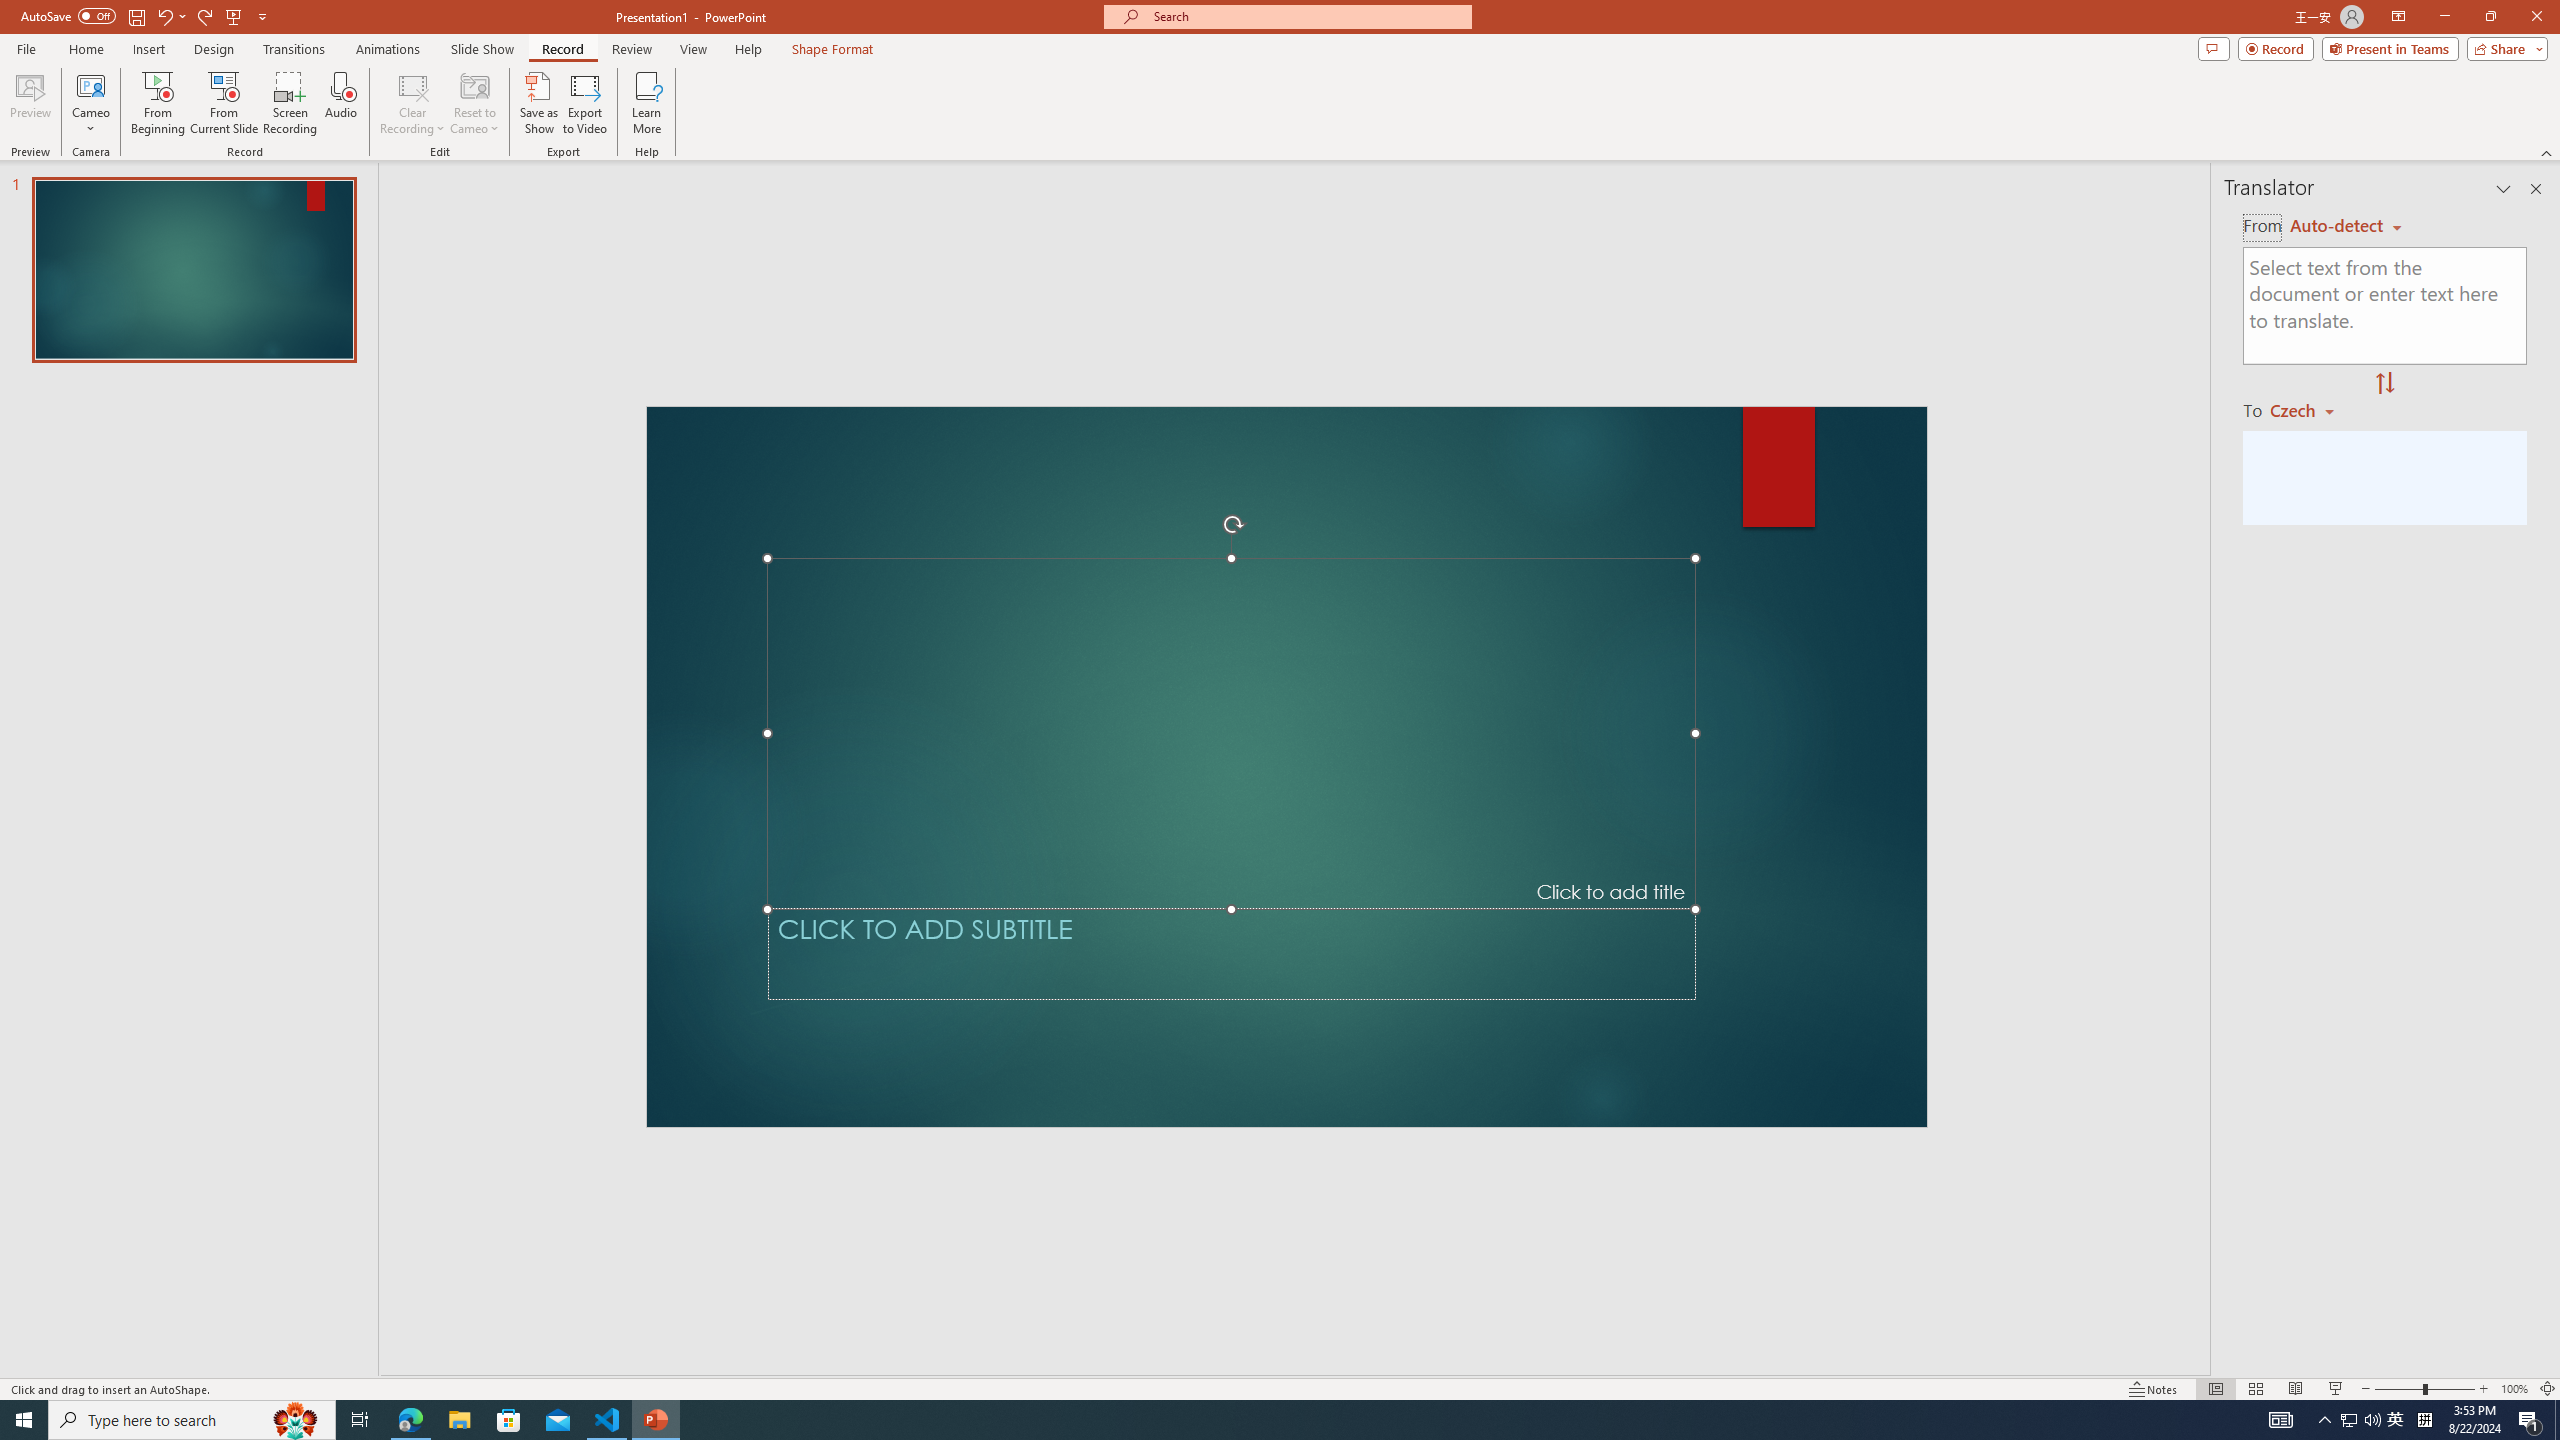  Describe the element at coordinates (205, 15) in the screenshot. I see `'Redo'` at that location.